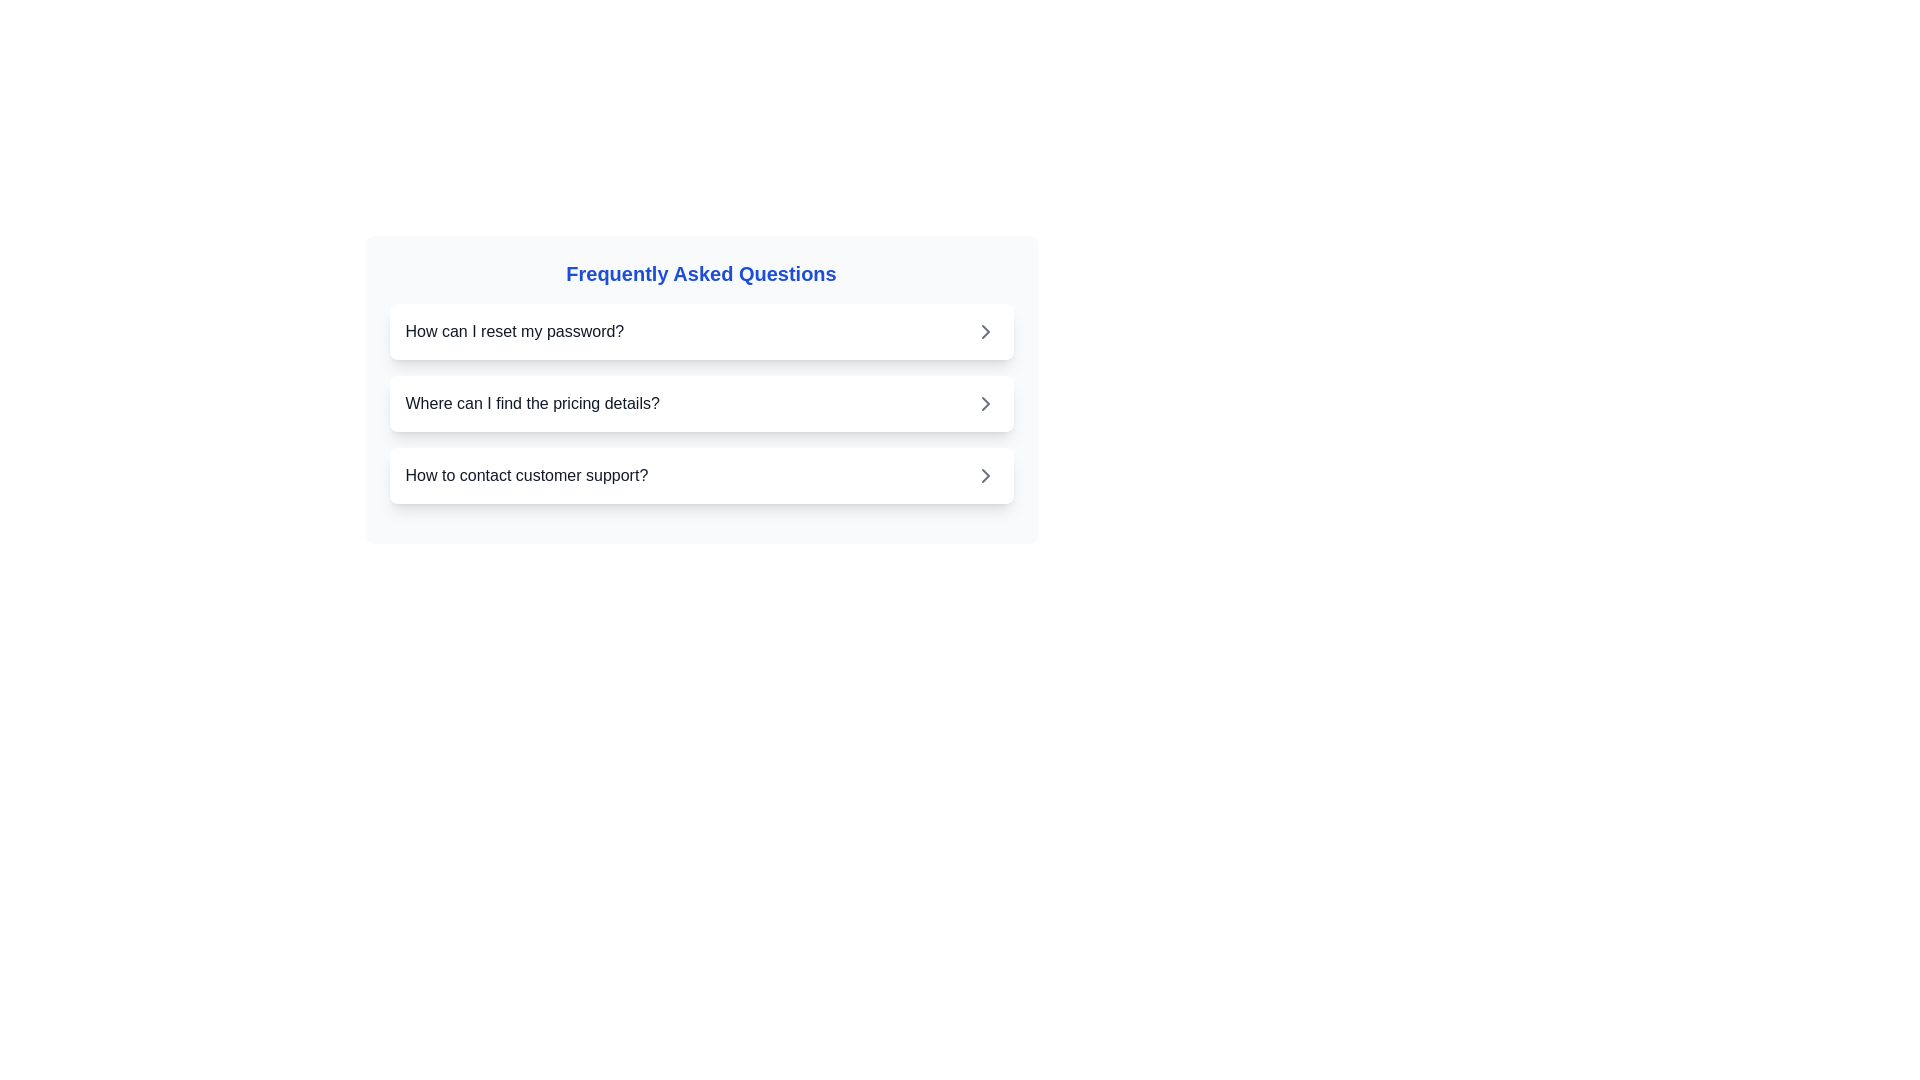 The width and height of the screenshot is (1920, 1080). What do you see at coordinates (701, 475) in the screenshot?
I see `the third item in the 'Frequently Asked Questions' list that relates to contacting customer support` at bounding box center [701, 475].